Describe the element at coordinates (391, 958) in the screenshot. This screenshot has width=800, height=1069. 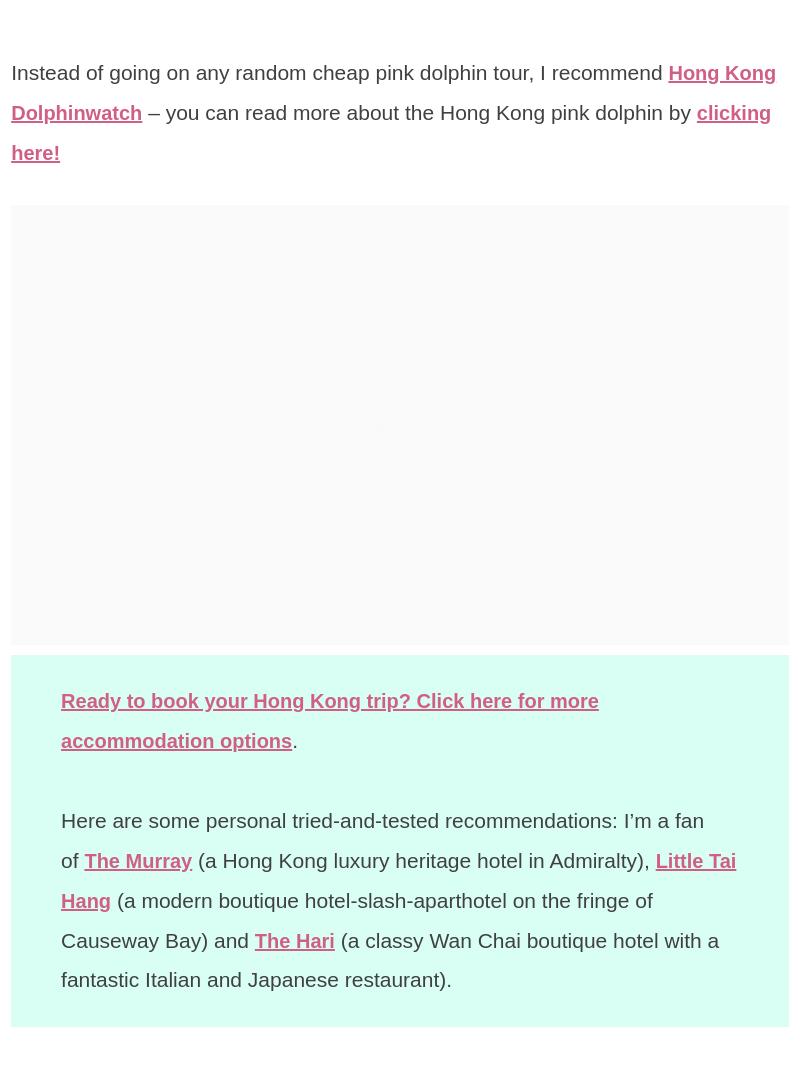
I see `'(a classy Wan Chai boutique hotel with a fantastic Italian and Japanese restaurant).'` at that location.